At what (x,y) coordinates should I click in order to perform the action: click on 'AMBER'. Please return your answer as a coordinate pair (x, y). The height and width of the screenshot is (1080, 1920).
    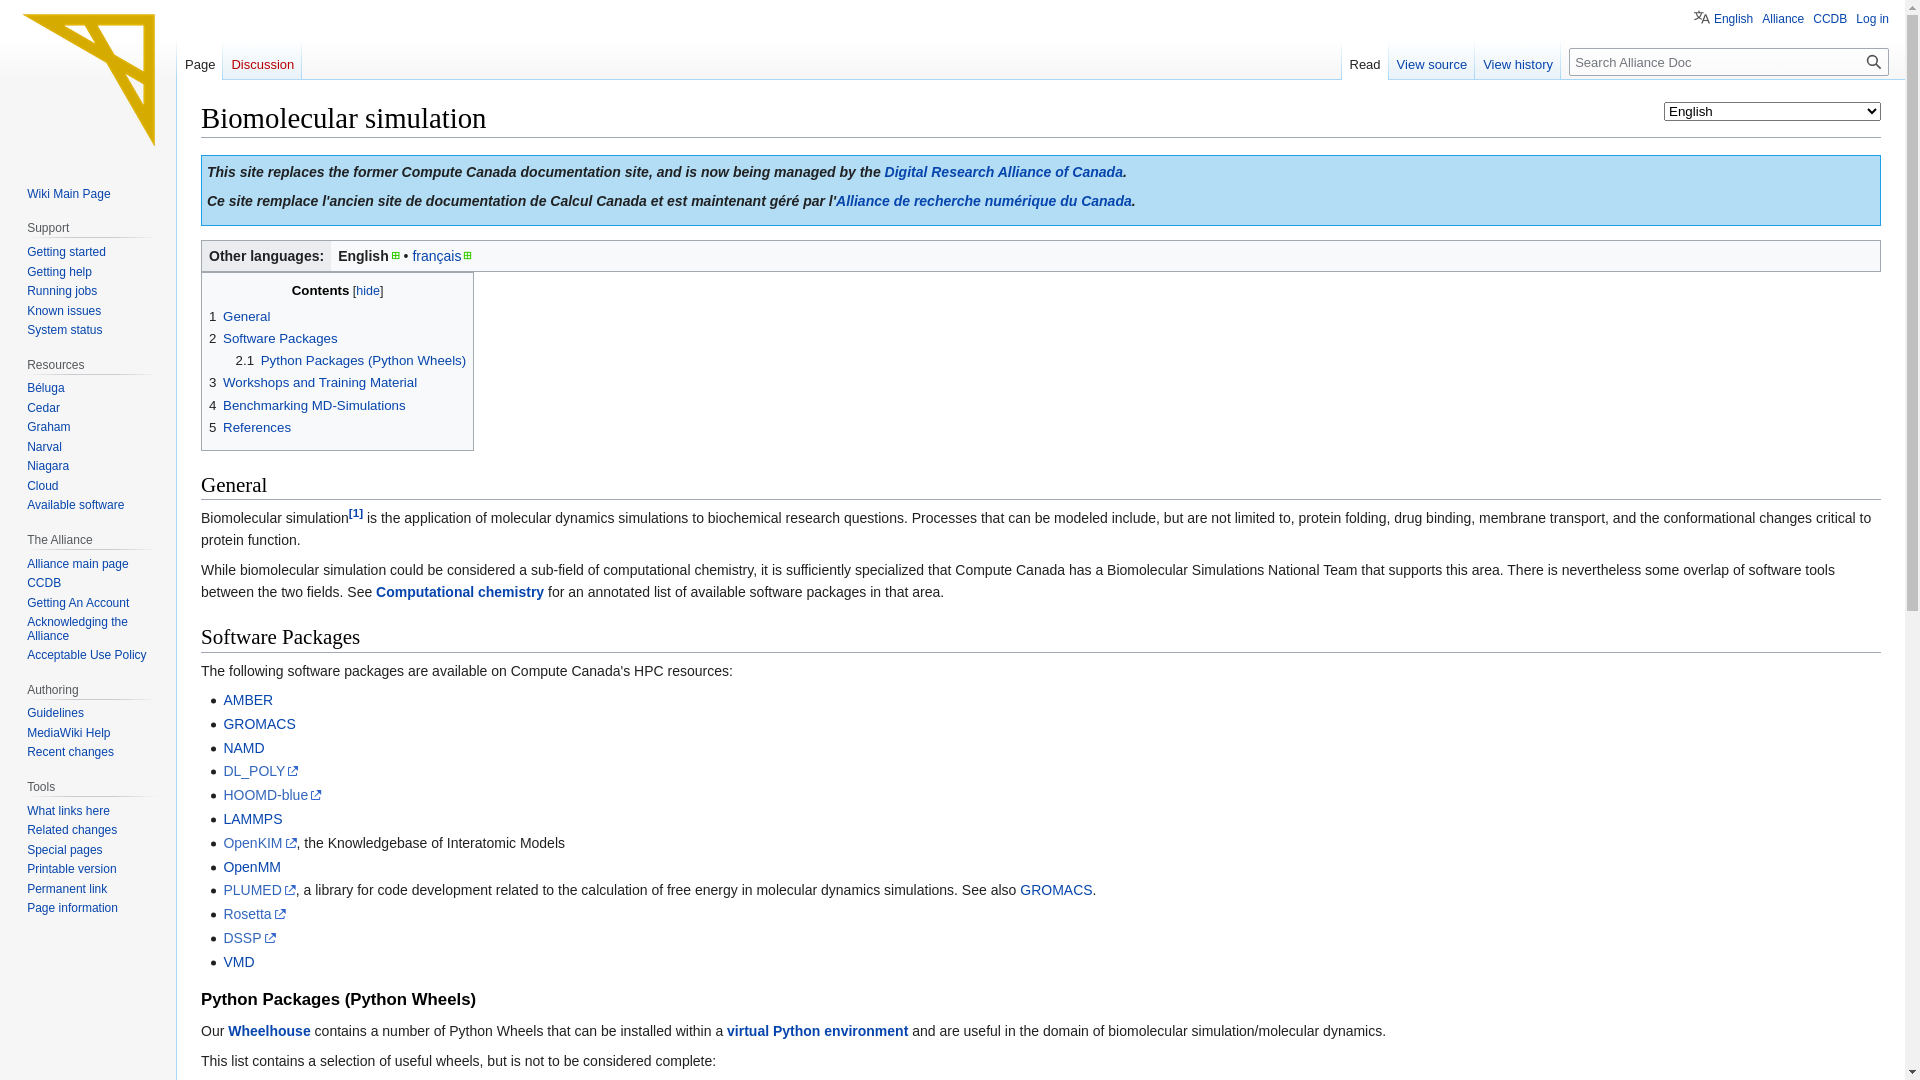
    Looking at the image, I should click on (247, 698).